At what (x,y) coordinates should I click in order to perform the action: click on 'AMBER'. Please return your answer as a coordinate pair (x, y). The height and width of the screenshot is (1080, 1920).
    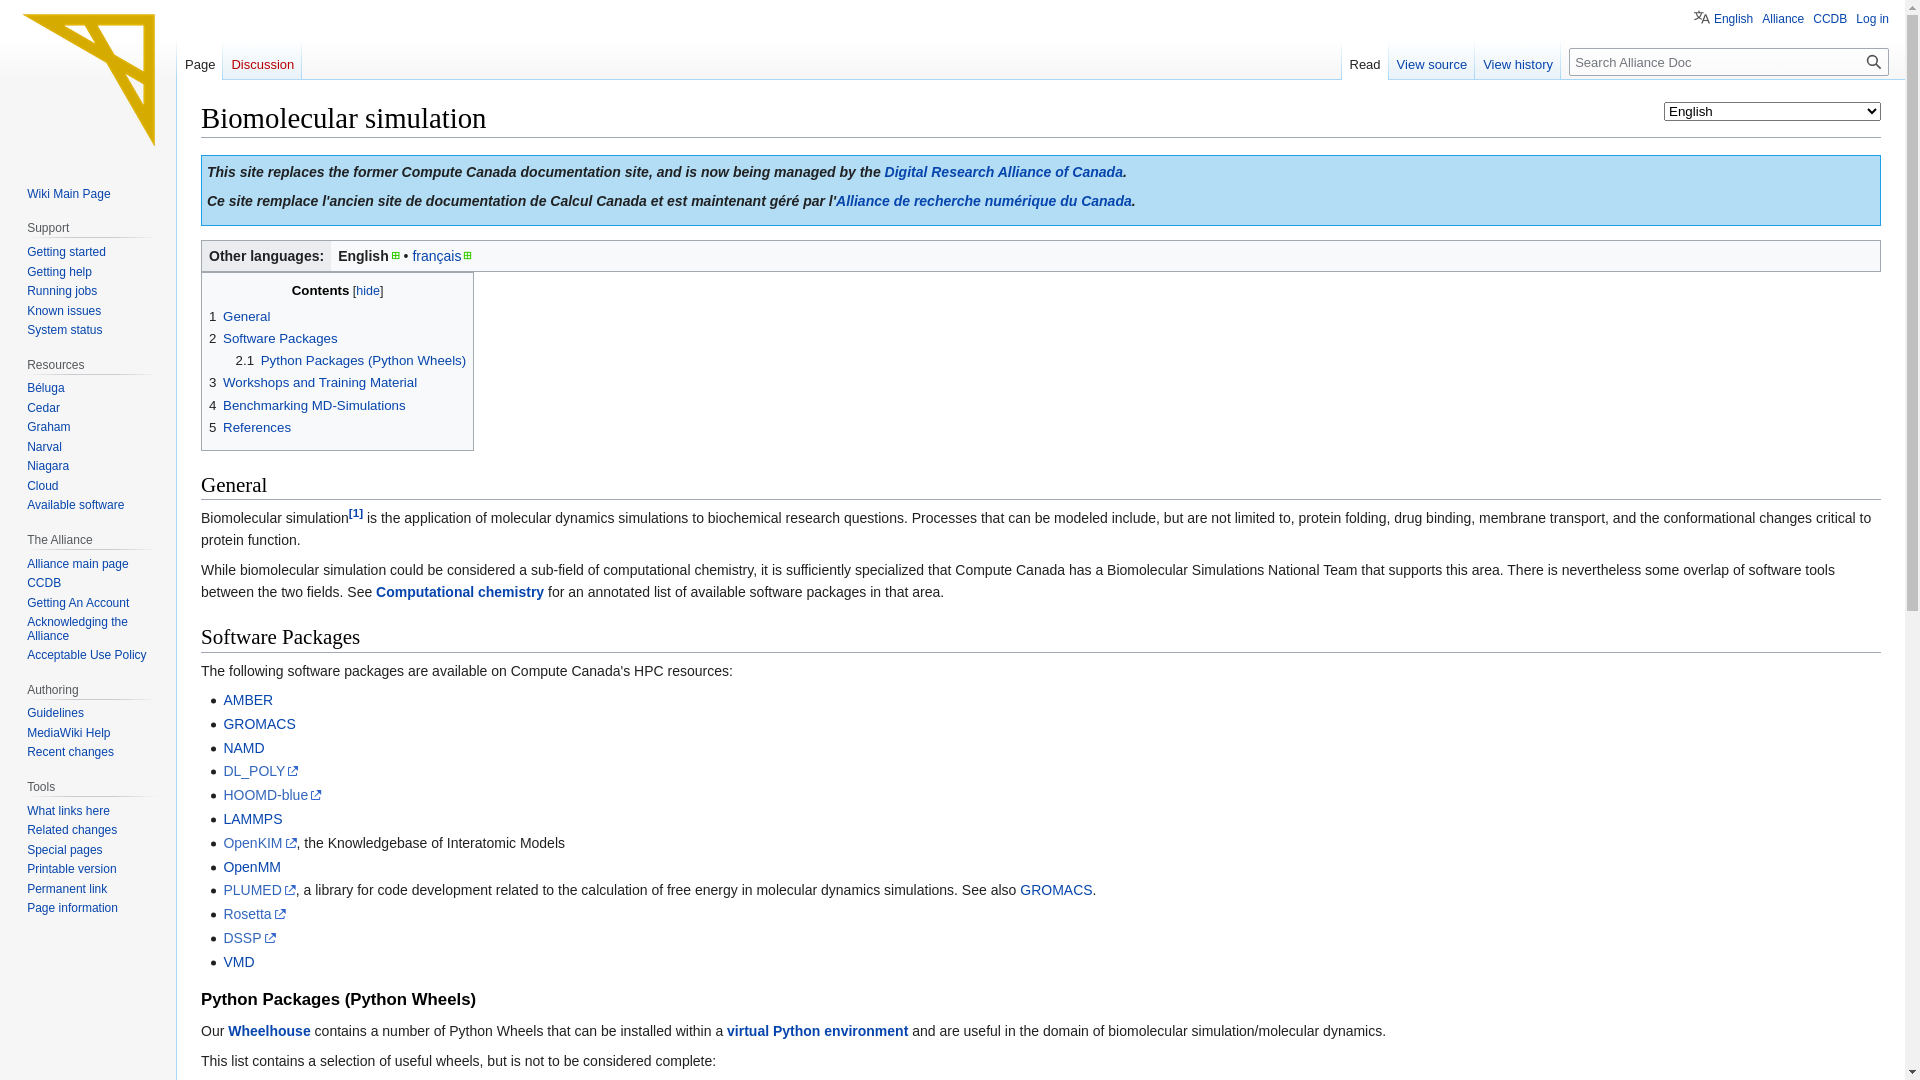
    Looking at the image, I should click on (247, 698).